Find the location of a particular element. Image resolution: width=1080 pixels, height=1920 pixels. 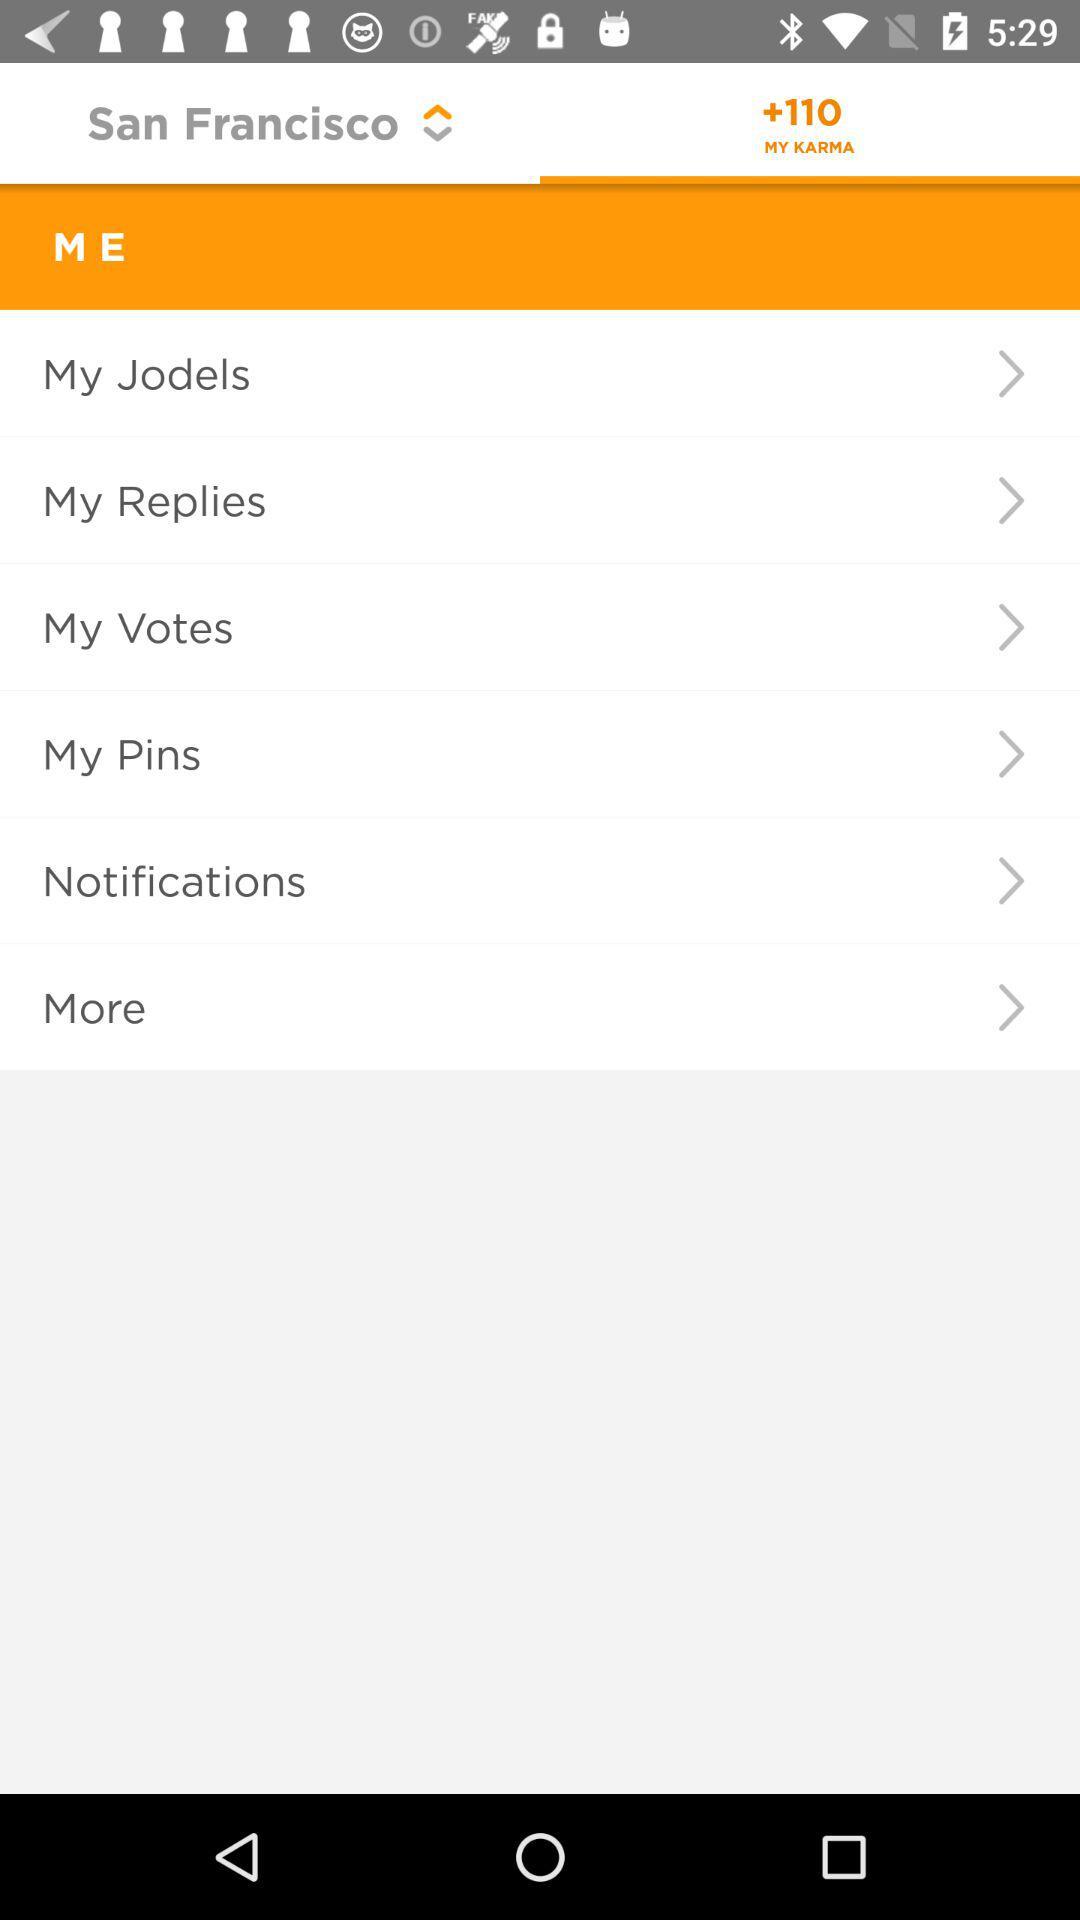

the item next to my jodels item is located at coordinates (1011, 373).